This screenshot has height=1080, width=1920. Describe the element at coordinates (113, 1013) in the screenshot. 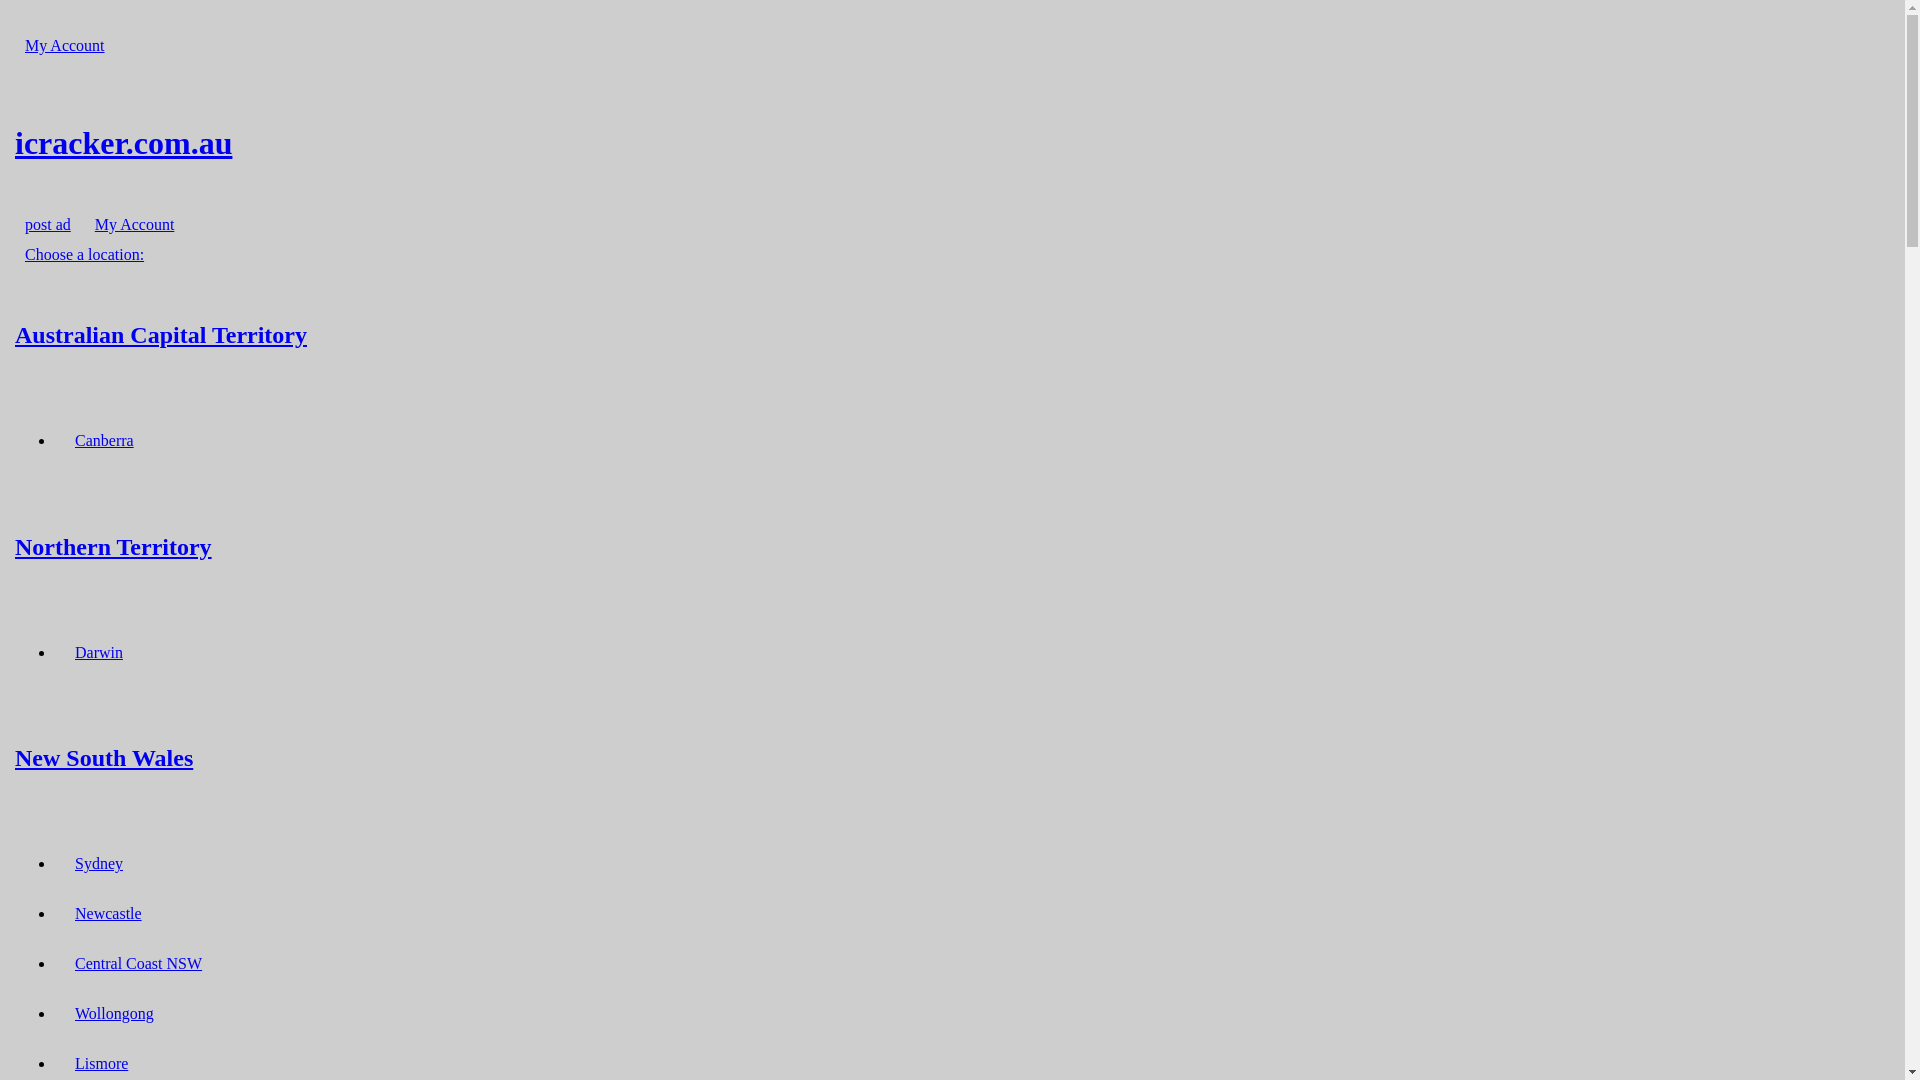

I see `'Wollongong'` at that location.